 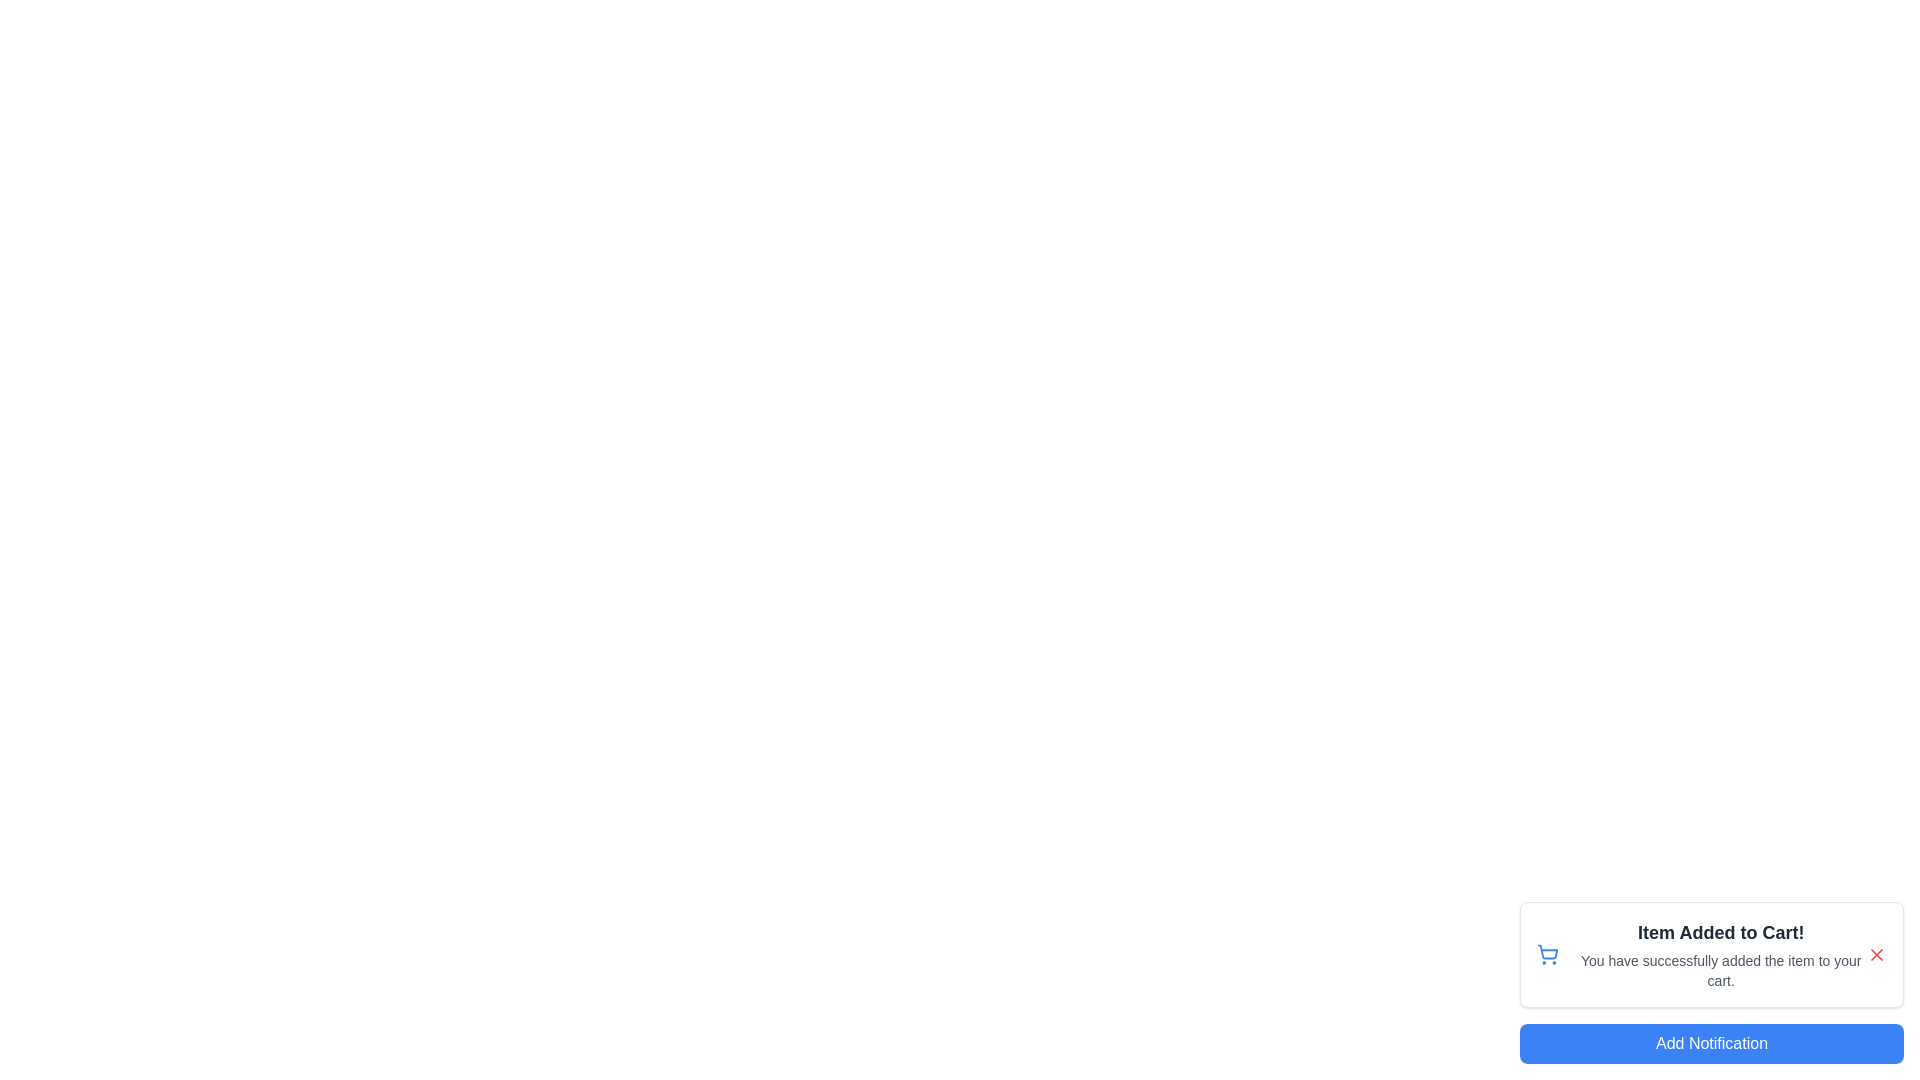 What do you see at coordinates (1720, 954) in the screenshot?
I see `the informational text section that displays 'Item Added to Cart!' with a two-line message and a notification style` at bounding box center [1720, 954].